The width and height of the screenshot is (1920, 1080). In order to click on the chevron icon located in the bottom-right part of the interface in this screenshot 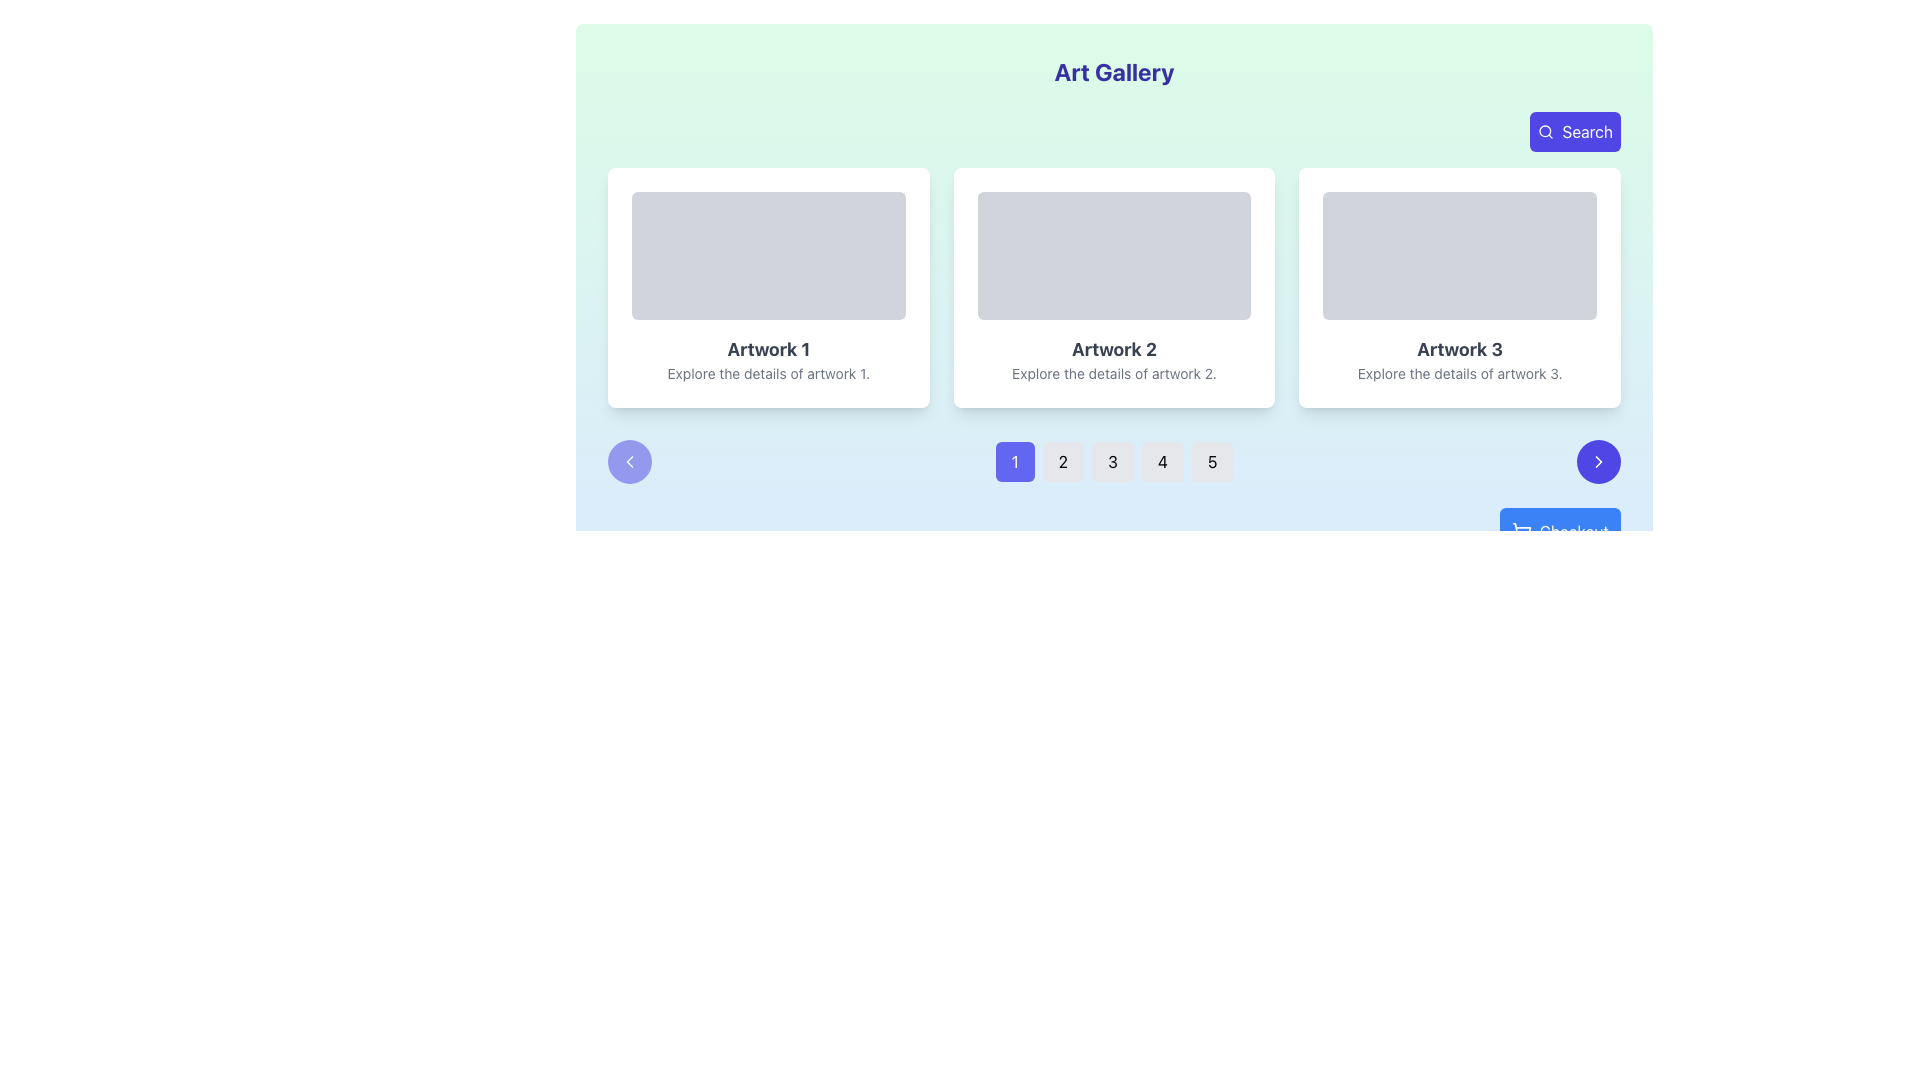, I will do `click(1597, 462)`.